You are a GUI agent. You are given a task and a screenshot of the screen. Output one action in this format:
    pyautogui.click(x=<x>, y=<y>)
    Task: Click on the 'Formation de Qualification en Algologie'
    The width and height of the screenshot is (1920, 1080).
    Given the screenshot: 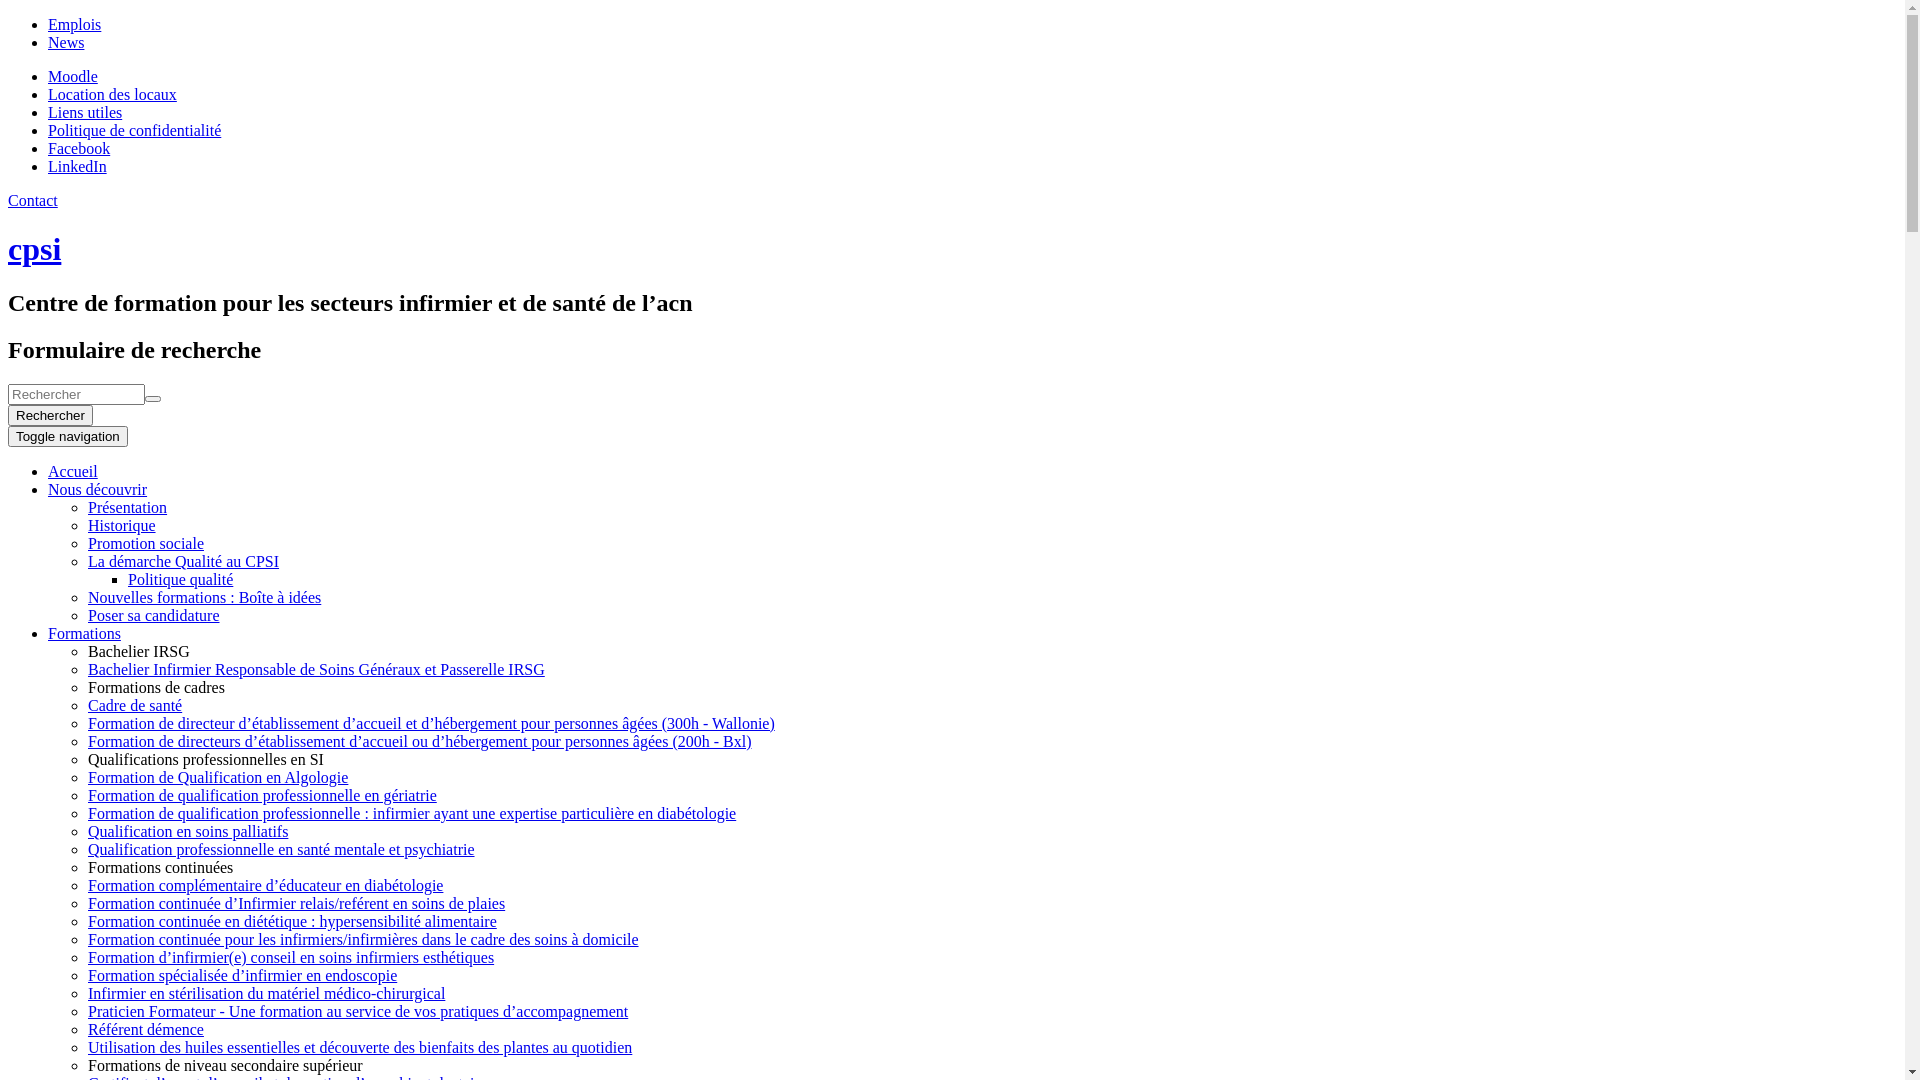 What is the action you would take?
    pyautogui.click(x=217, y=776)
    